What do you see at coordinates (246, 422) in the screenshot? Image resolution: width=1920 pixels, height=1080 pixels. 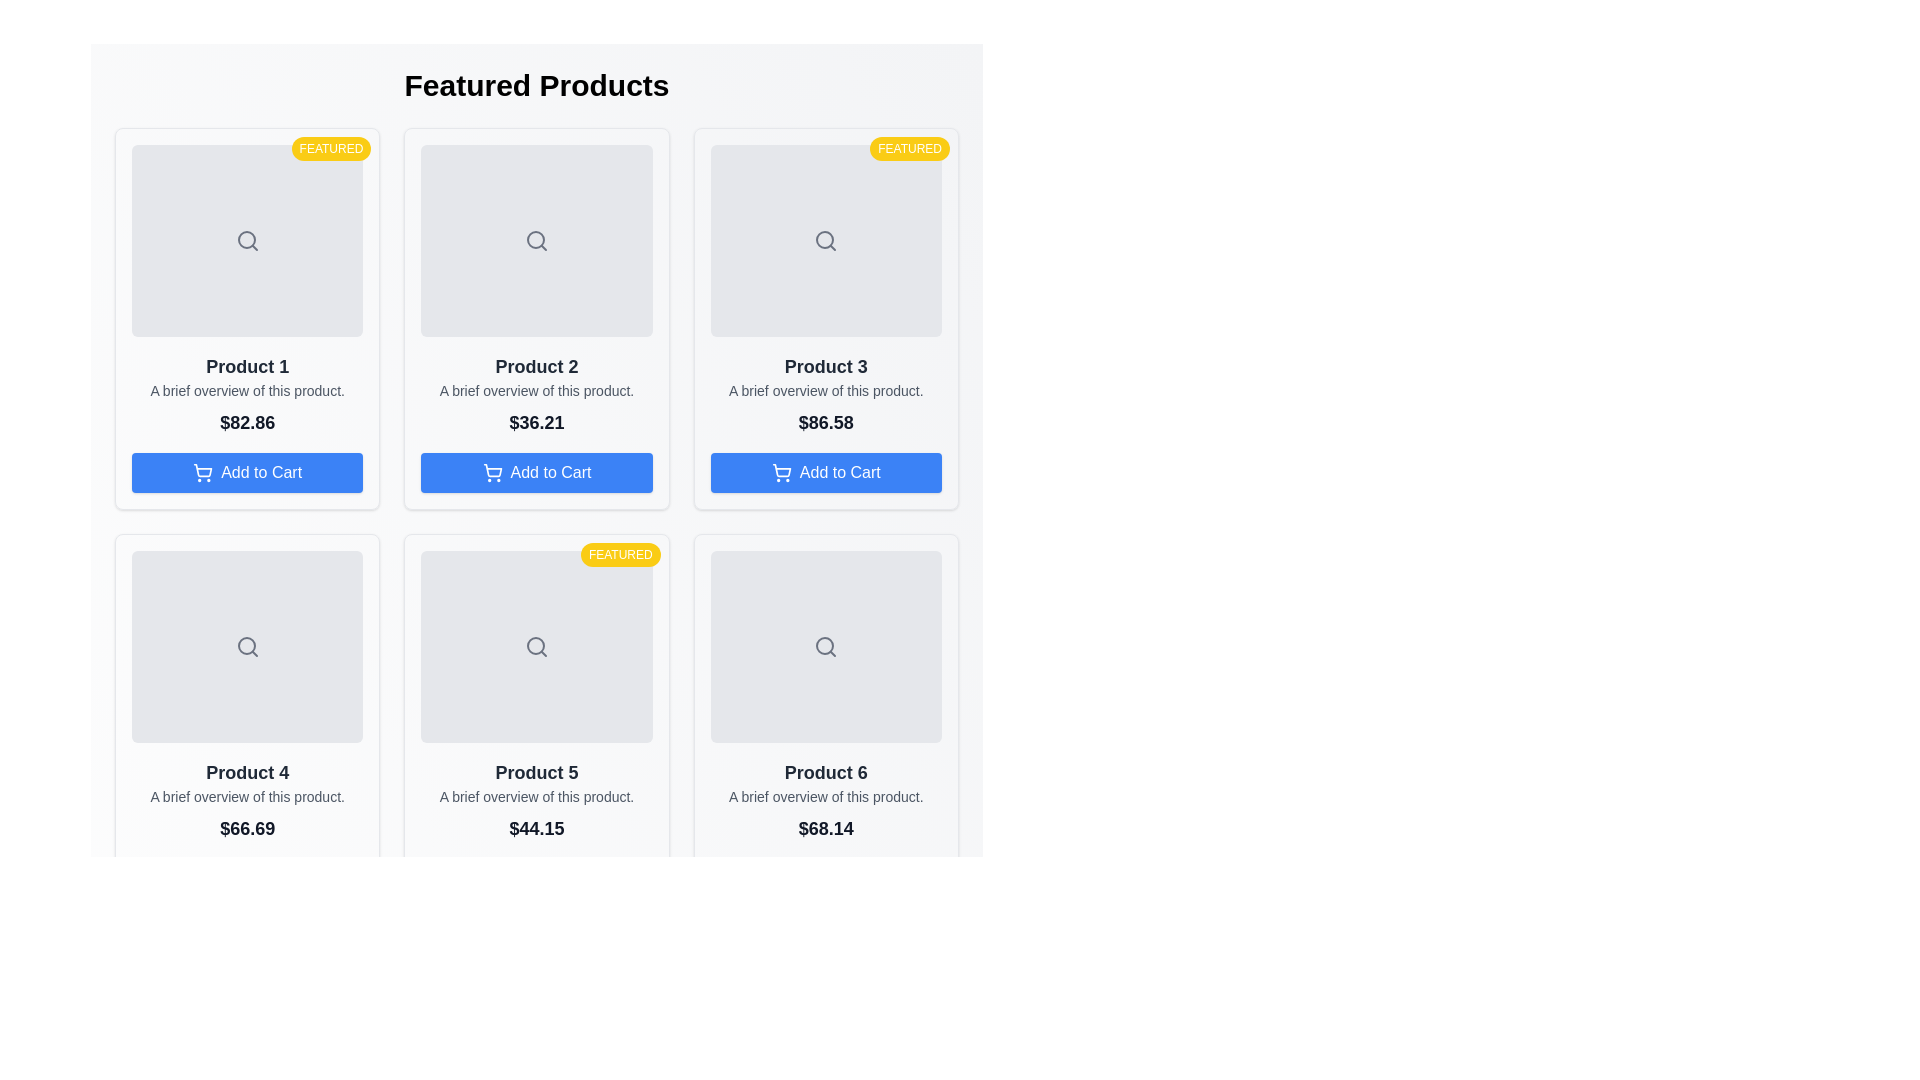 I see `the Text Label displaying the price '$82.86' located within Product 1 card, positioned below the product overview and above the 'Add to Cart' button` at bounding box center [246, 422].